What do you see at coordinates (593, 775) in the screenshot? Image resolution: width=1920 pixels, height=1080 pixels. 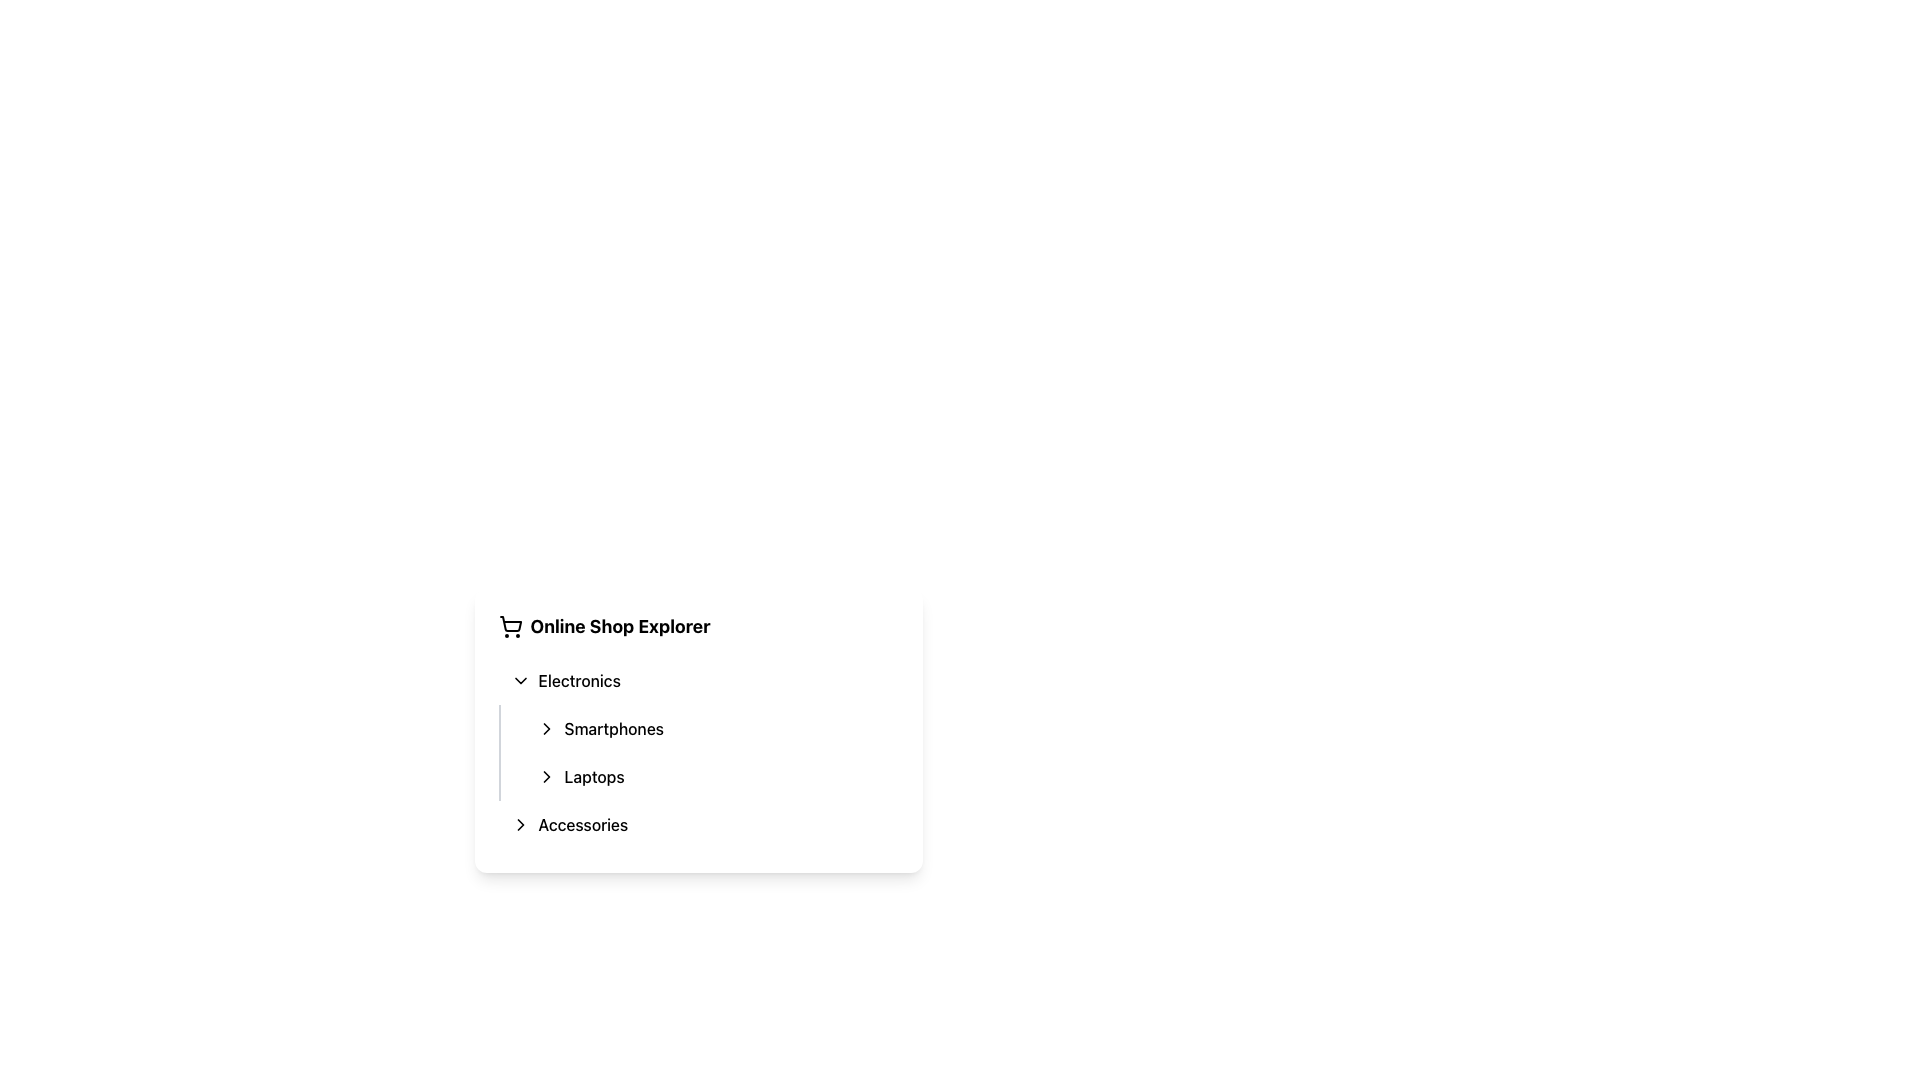 I see `the text label that says 'Laptops', which is a sub-item in the nested menu under 'Electronics', positioned between 'Smartphones' and 'Accessories'` at bounding box center [593, 775].